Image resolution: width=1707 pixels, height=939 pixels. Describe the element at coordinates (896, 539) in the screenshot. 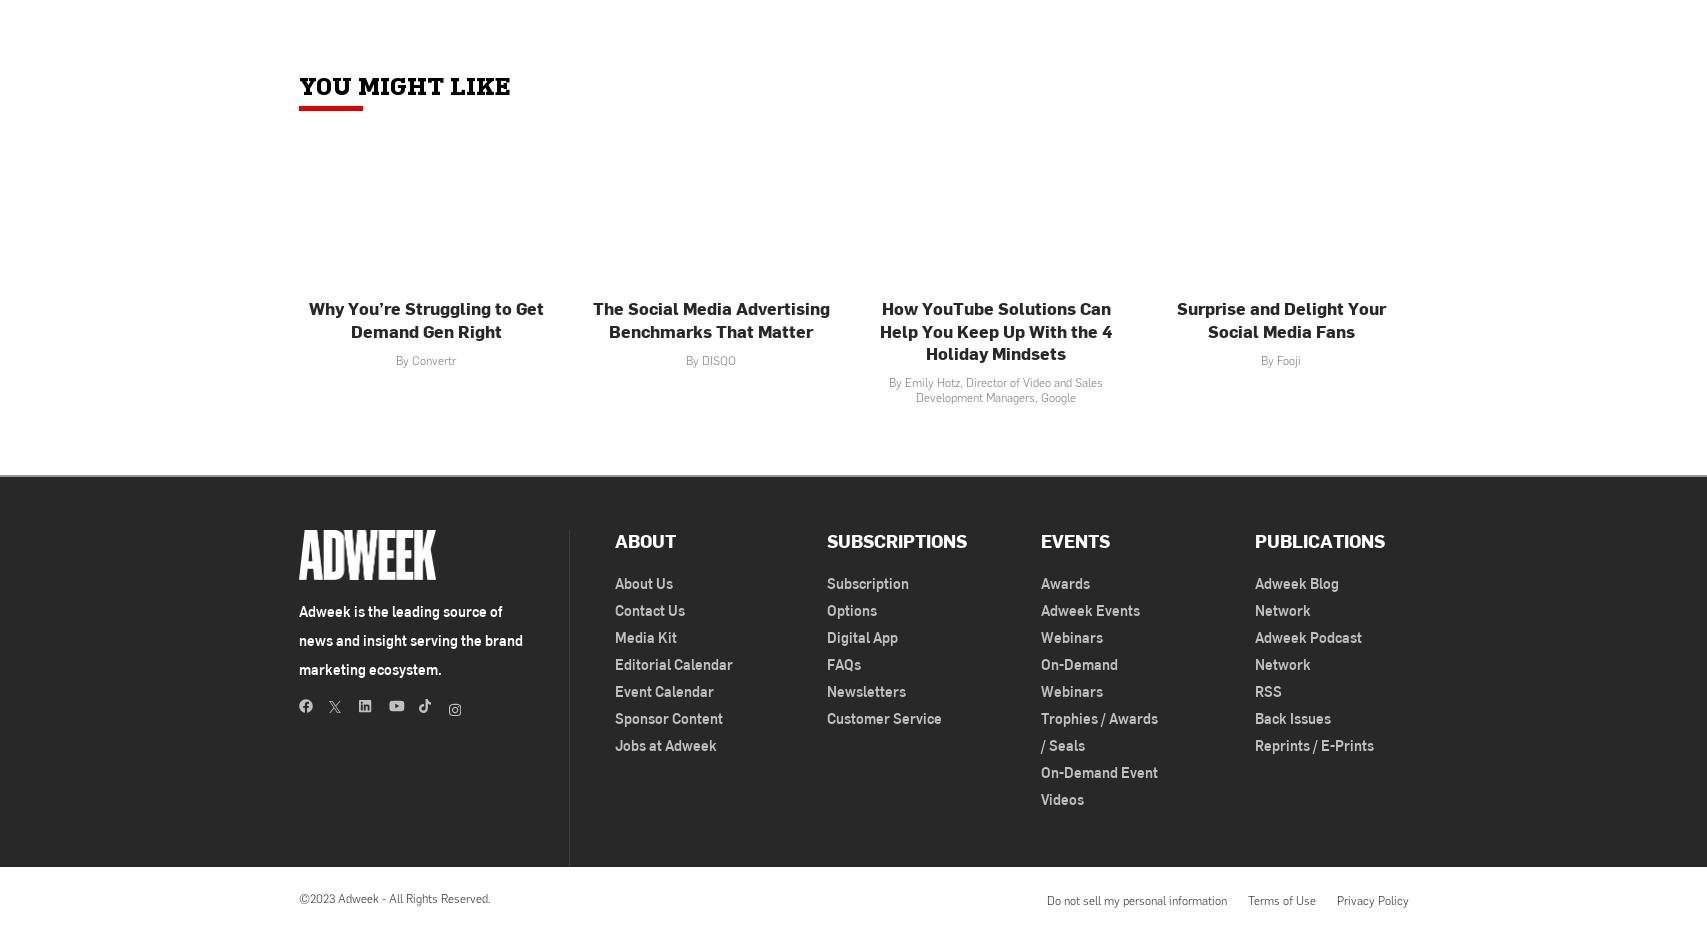

I see `'Subscriptions'` at that location.